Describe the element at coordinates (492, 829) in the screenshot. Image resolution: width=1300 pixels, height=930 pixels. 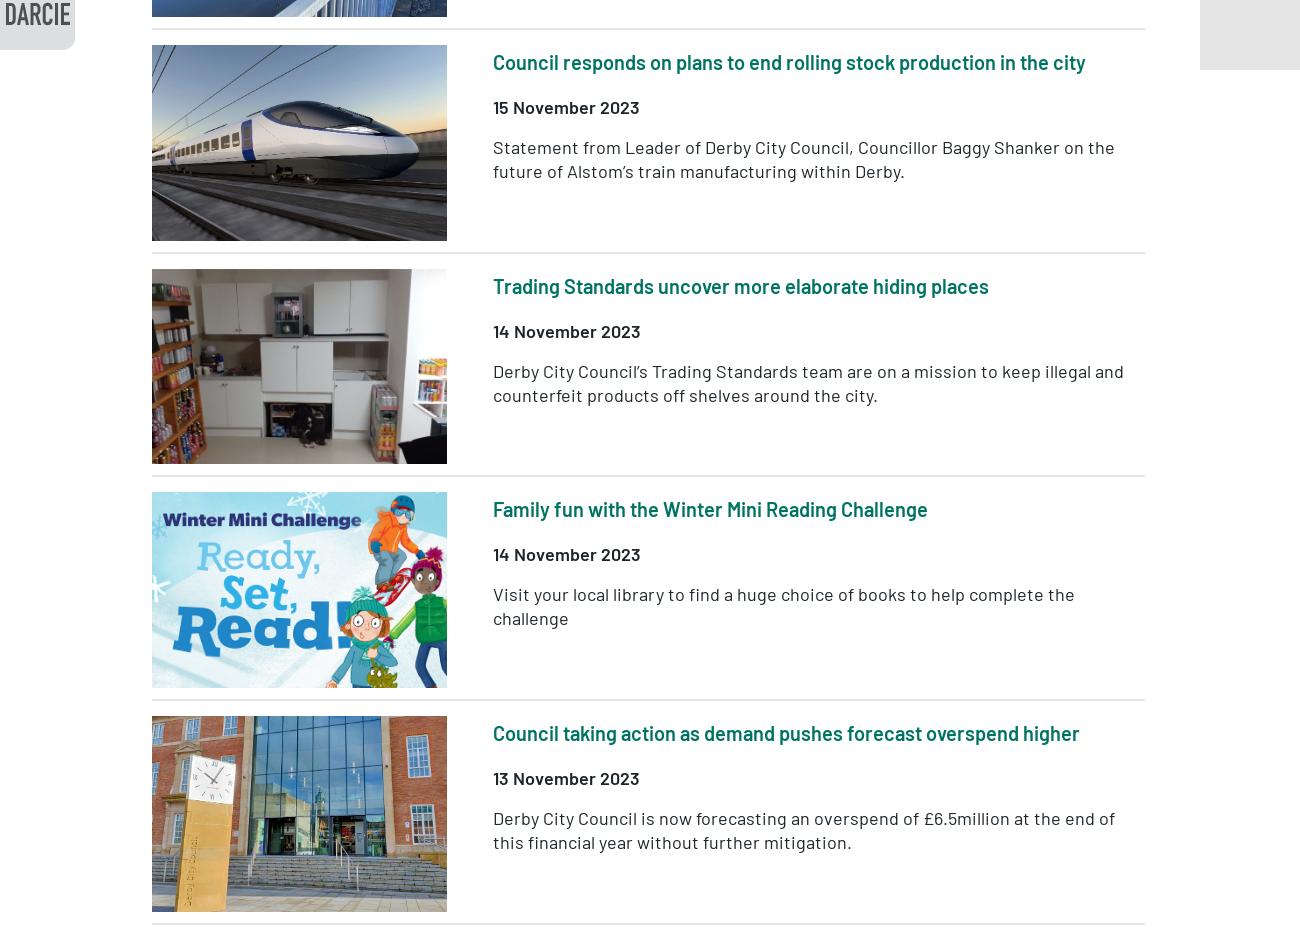
I see `'Derby City Council is now forecasting an overspend of £6.5million at the end of this financial year without further mitigation.'` at that location.